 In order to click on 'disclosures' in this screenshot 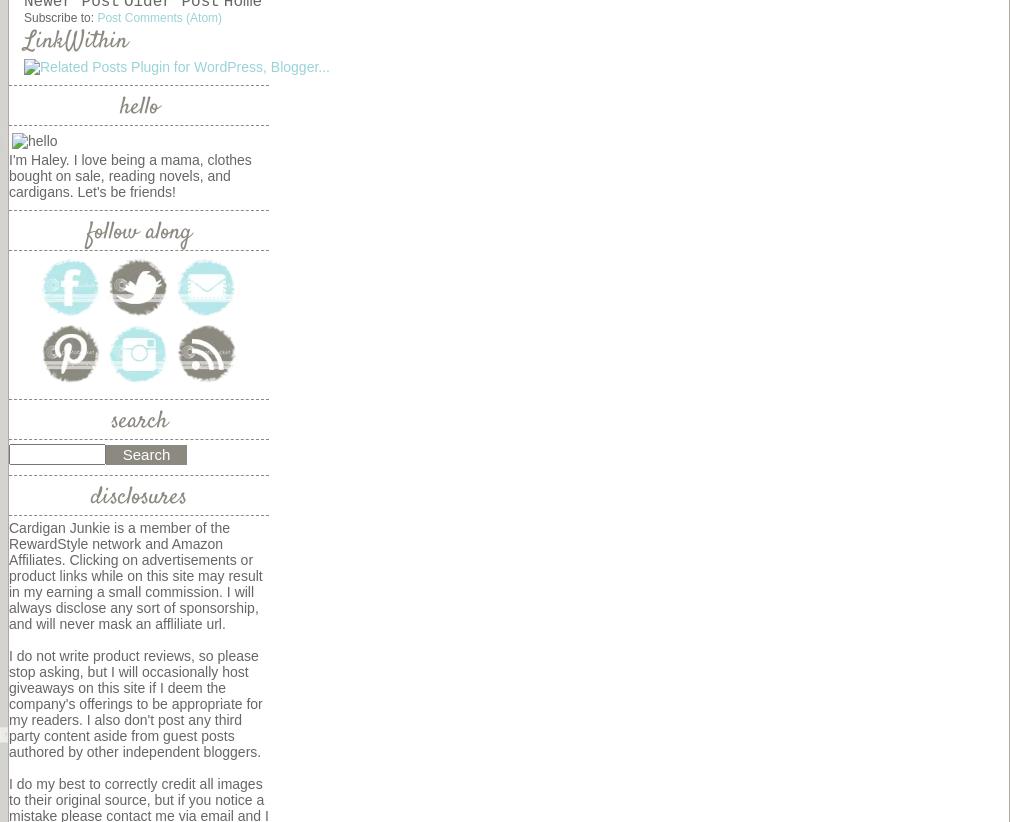, I will do `click(137, 496)`.